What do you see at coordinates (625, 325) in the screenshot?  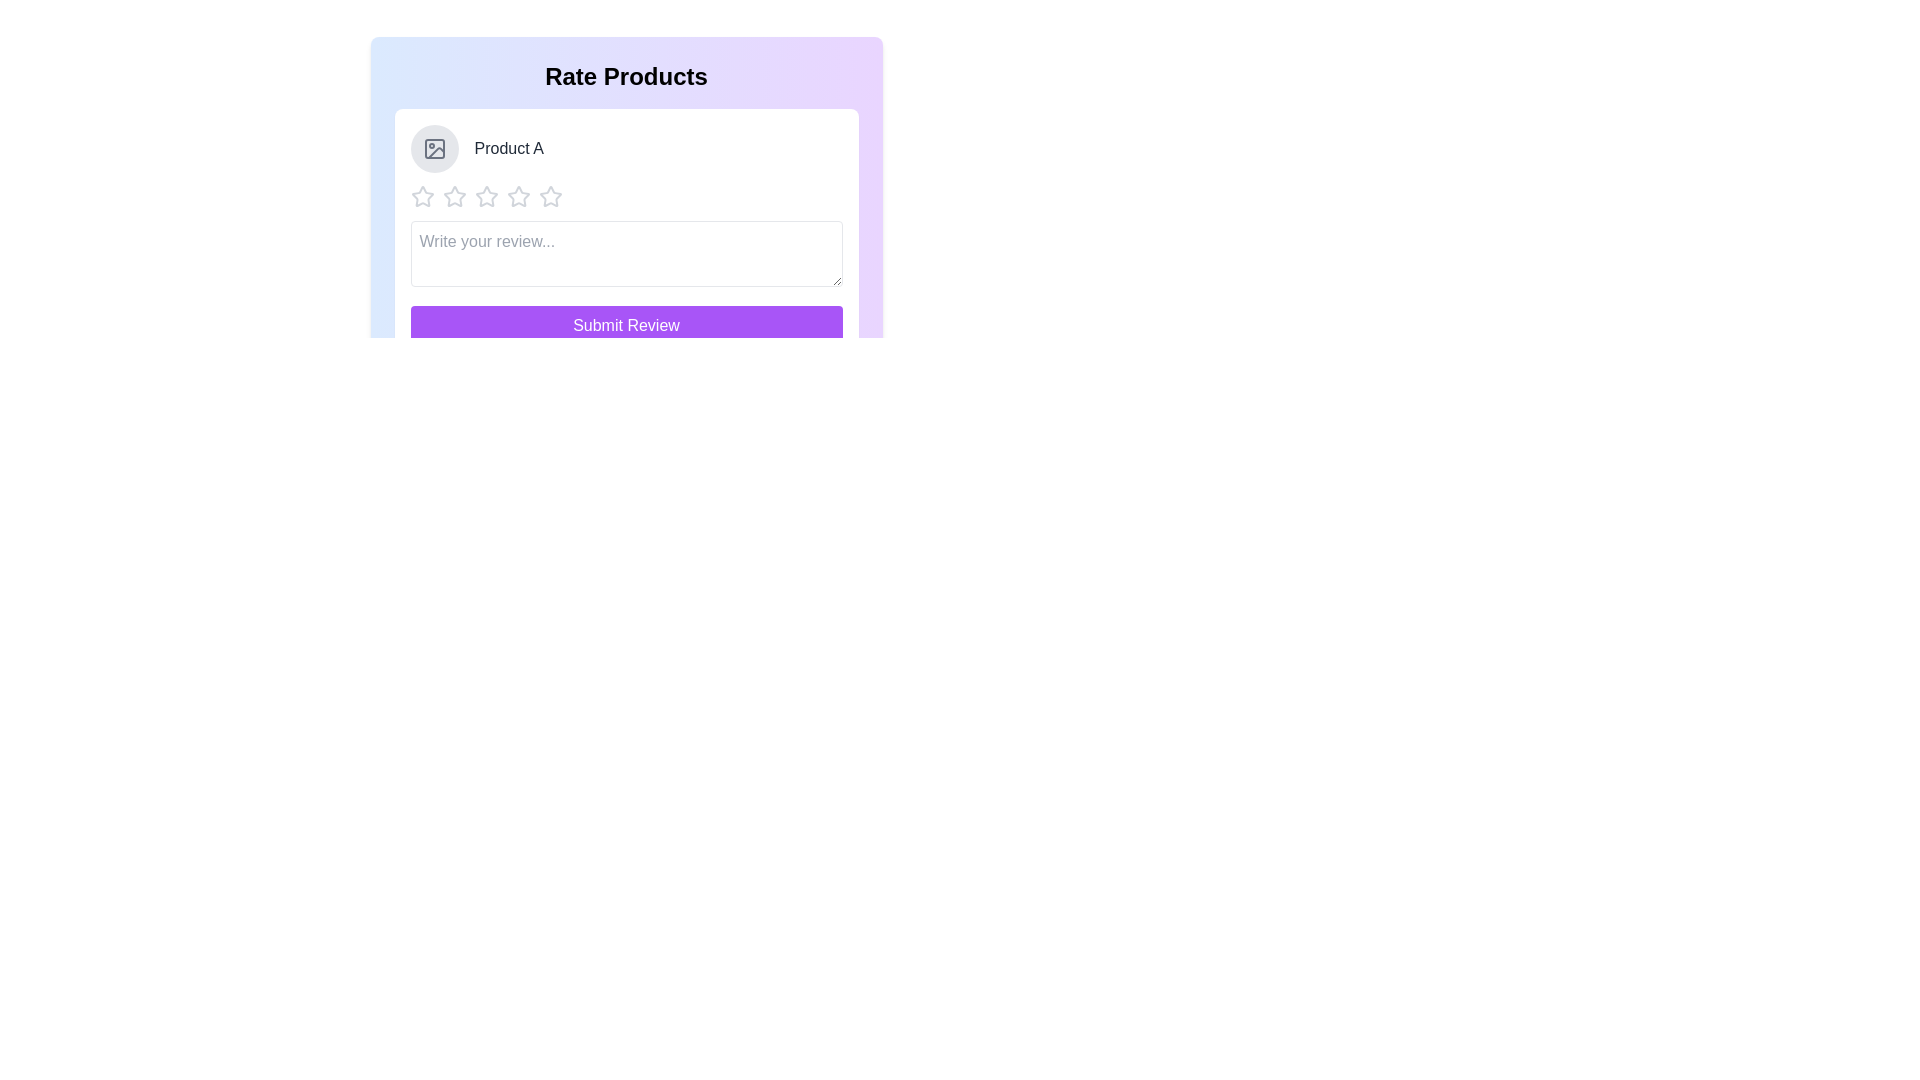 I see `the 'Submit Review' button to submit the review` at bounding box center [625, 325].